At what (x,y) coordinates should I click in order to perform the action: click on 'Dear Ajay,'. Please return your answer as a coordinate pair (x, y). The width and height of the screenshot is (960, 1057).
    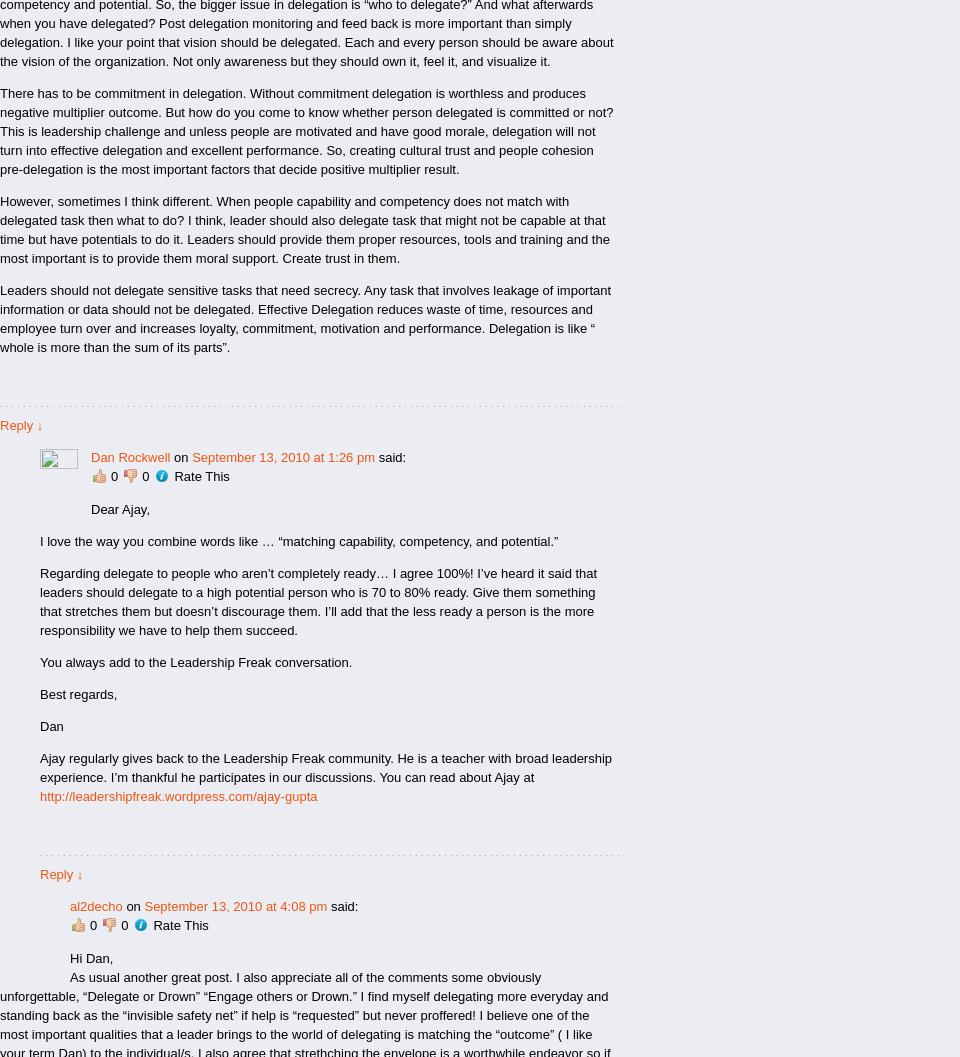
    Looking at the image, I should click on (120, 509).